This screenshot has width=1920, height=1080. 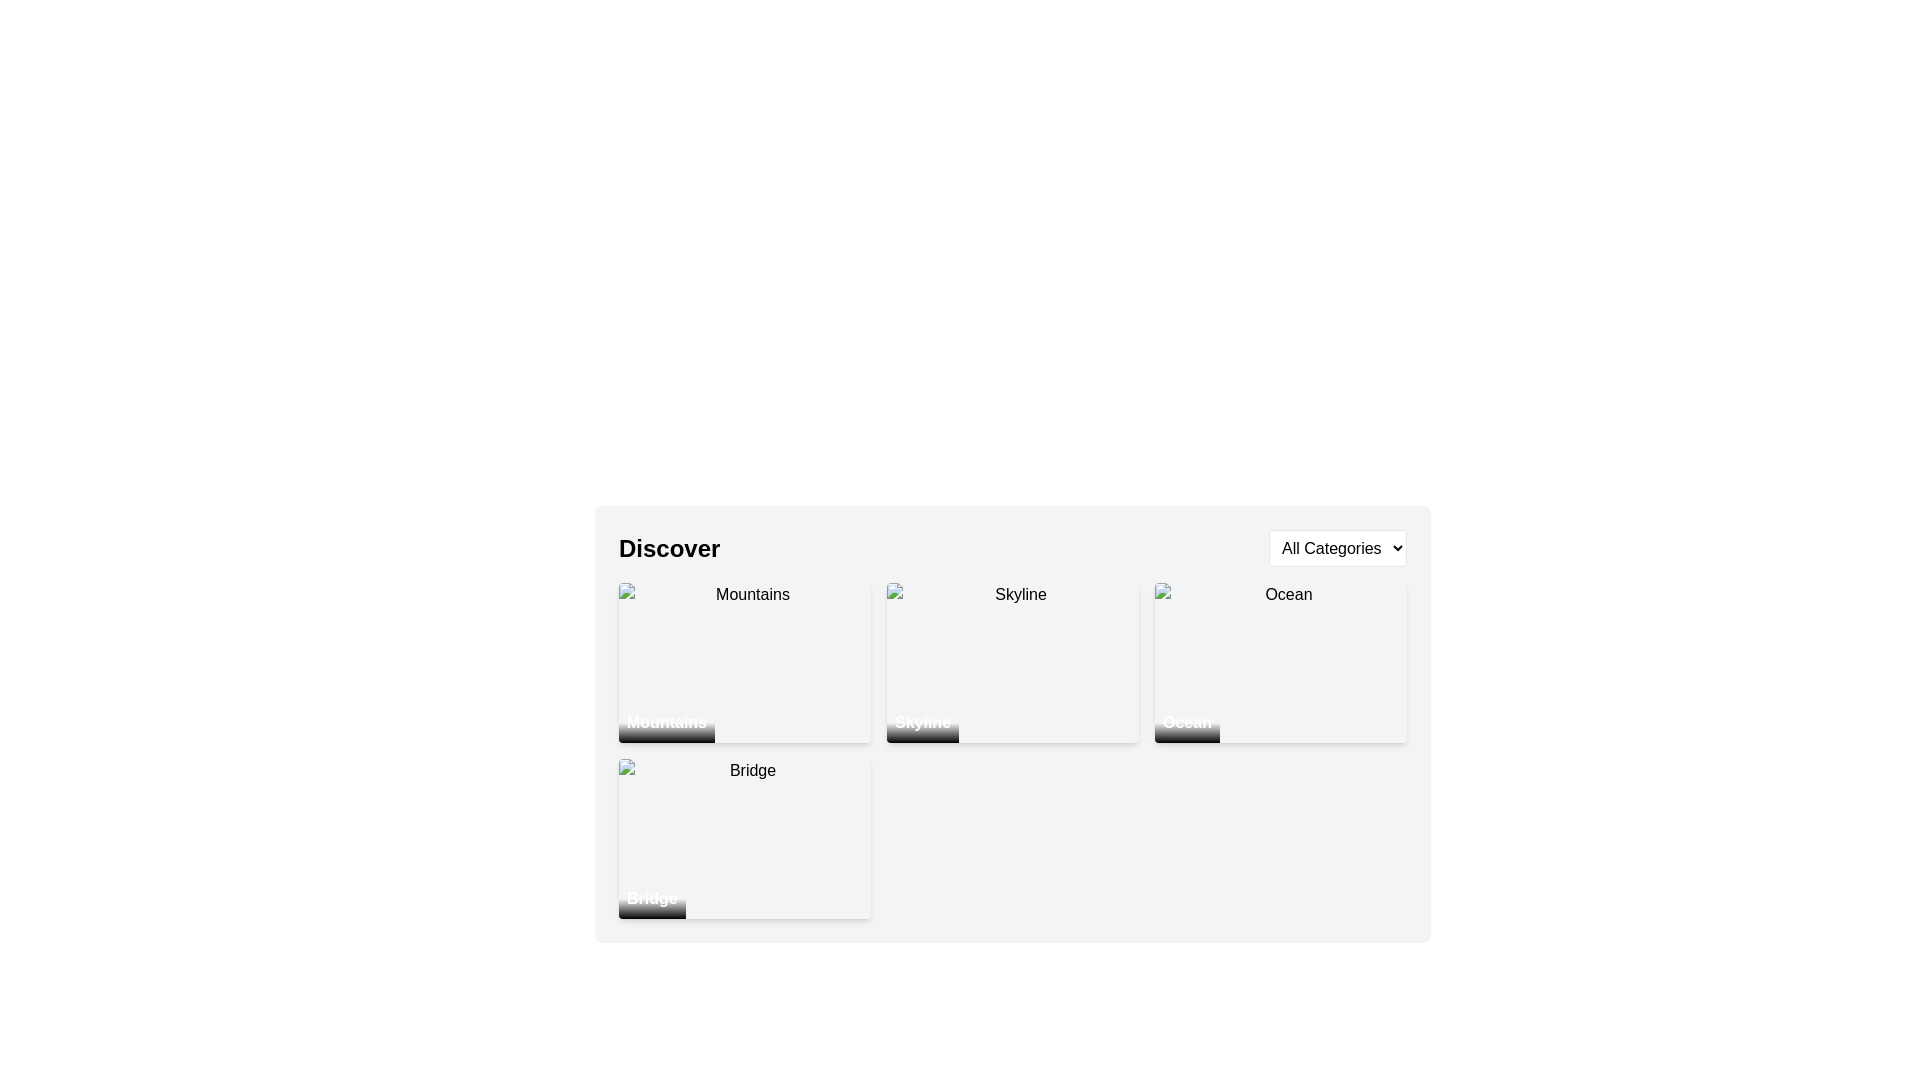 I want to click on the image within the card labeled 'Skyline', which is the second card in the grid layout between 'Mountains' and 'Ocean', so click(x=1012, y=663).